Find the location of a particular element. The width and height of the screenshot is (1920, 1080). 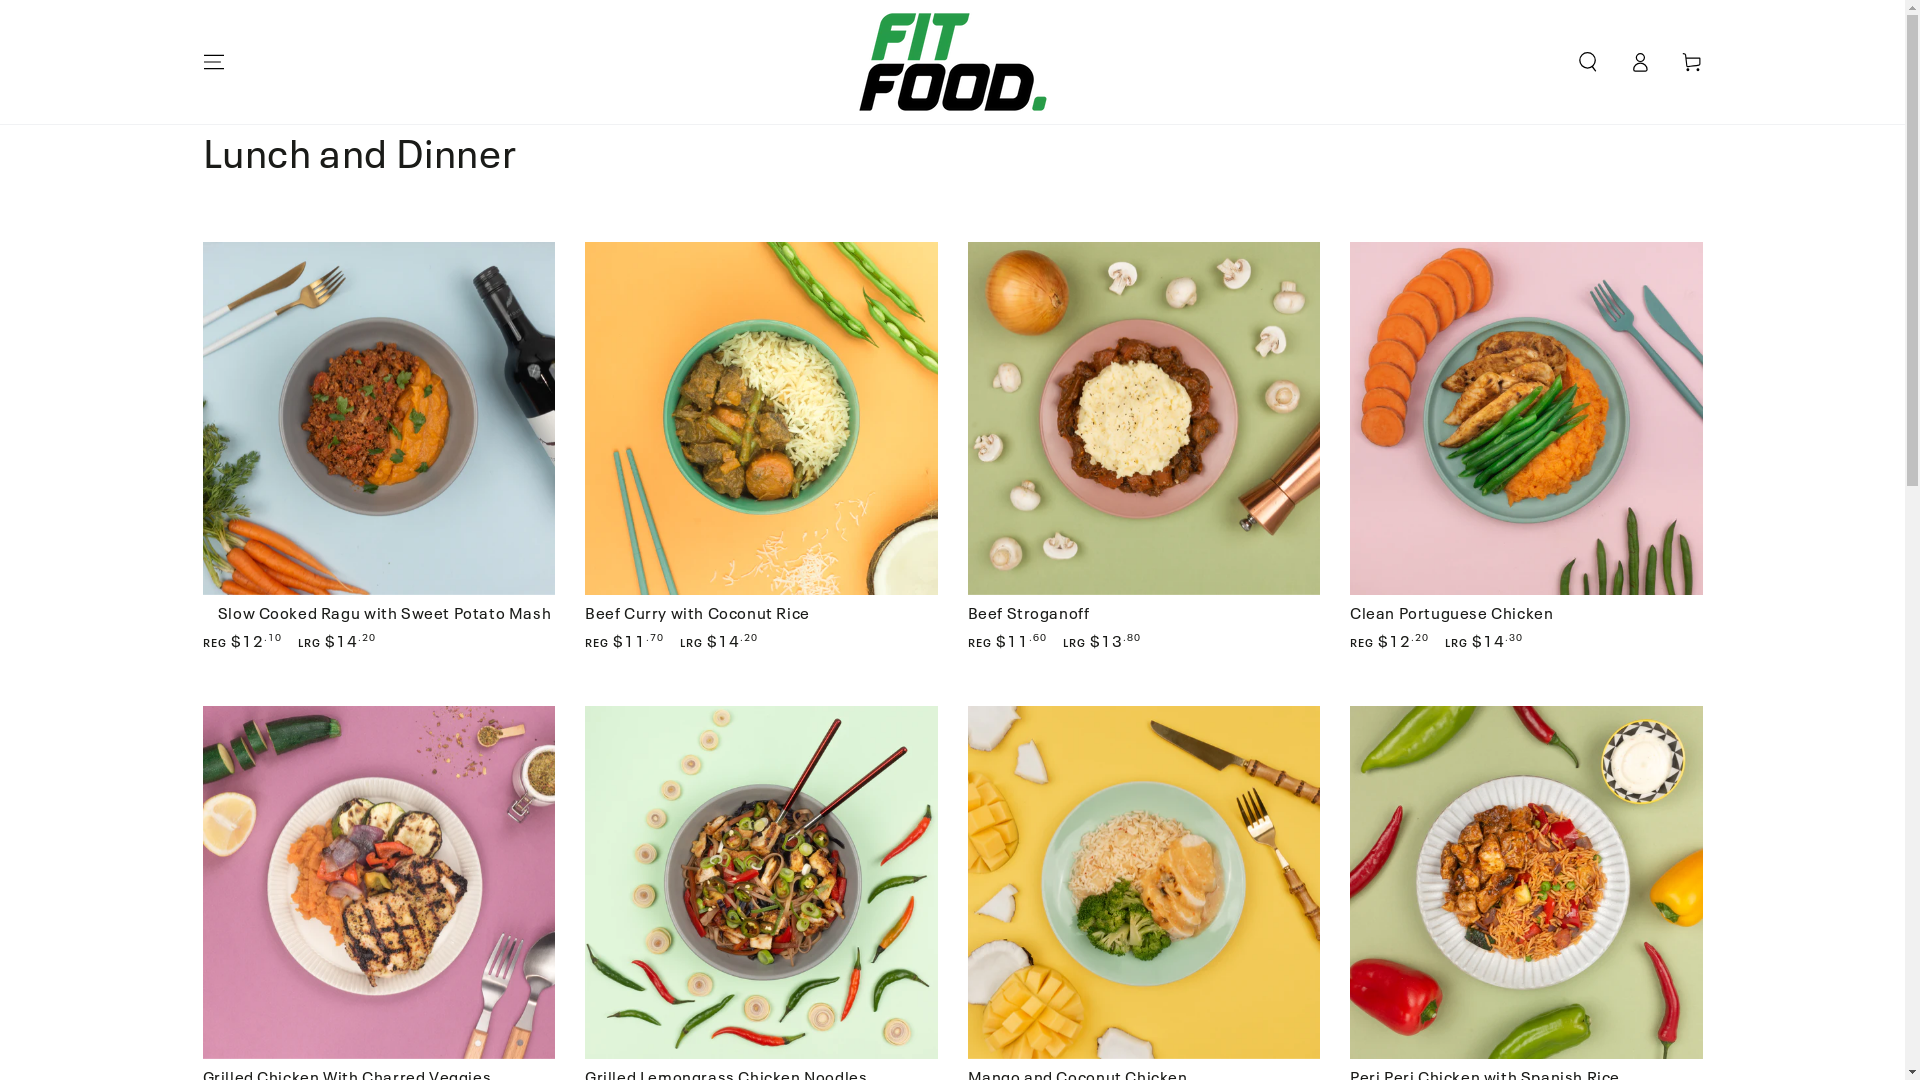

'Log in' is located at coordinates (1640, 60).